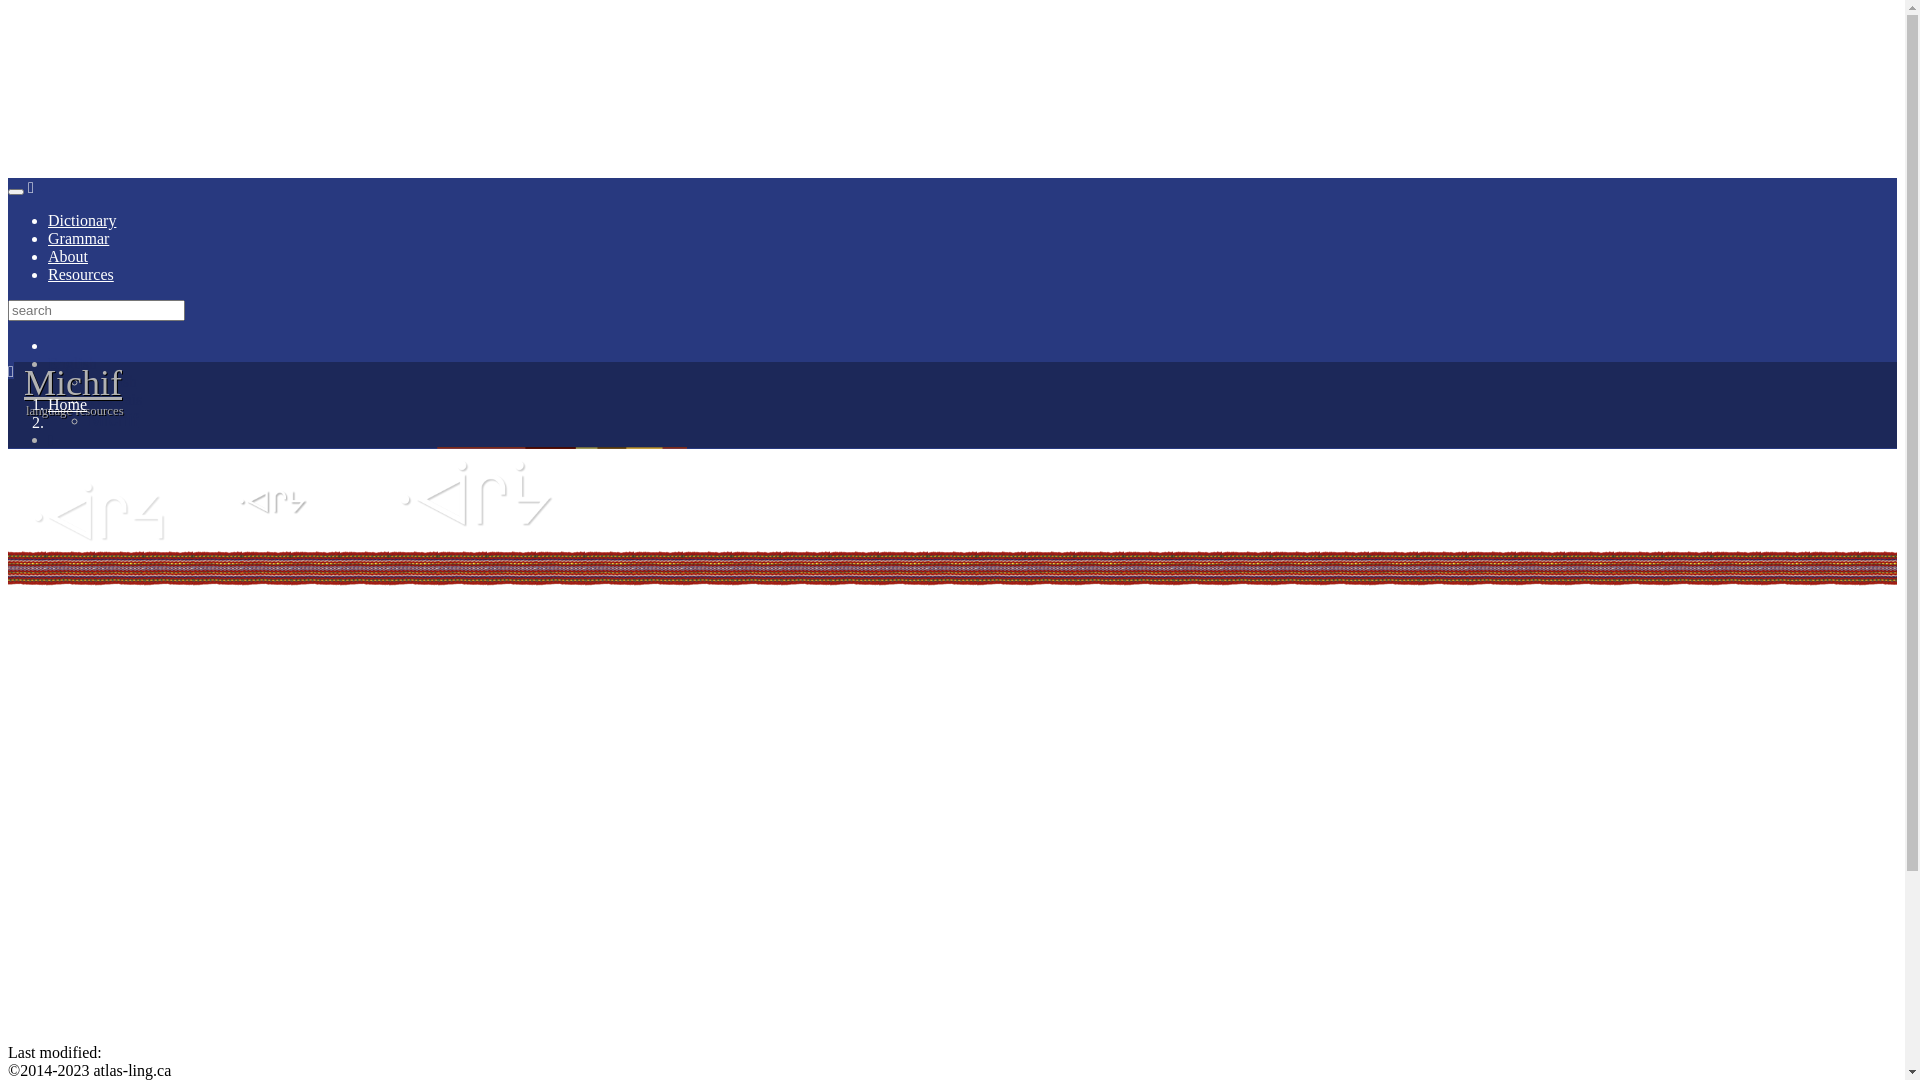  Describe the element at coordinates (67, 404) in the screenshot. I see `'Home'` at that location.